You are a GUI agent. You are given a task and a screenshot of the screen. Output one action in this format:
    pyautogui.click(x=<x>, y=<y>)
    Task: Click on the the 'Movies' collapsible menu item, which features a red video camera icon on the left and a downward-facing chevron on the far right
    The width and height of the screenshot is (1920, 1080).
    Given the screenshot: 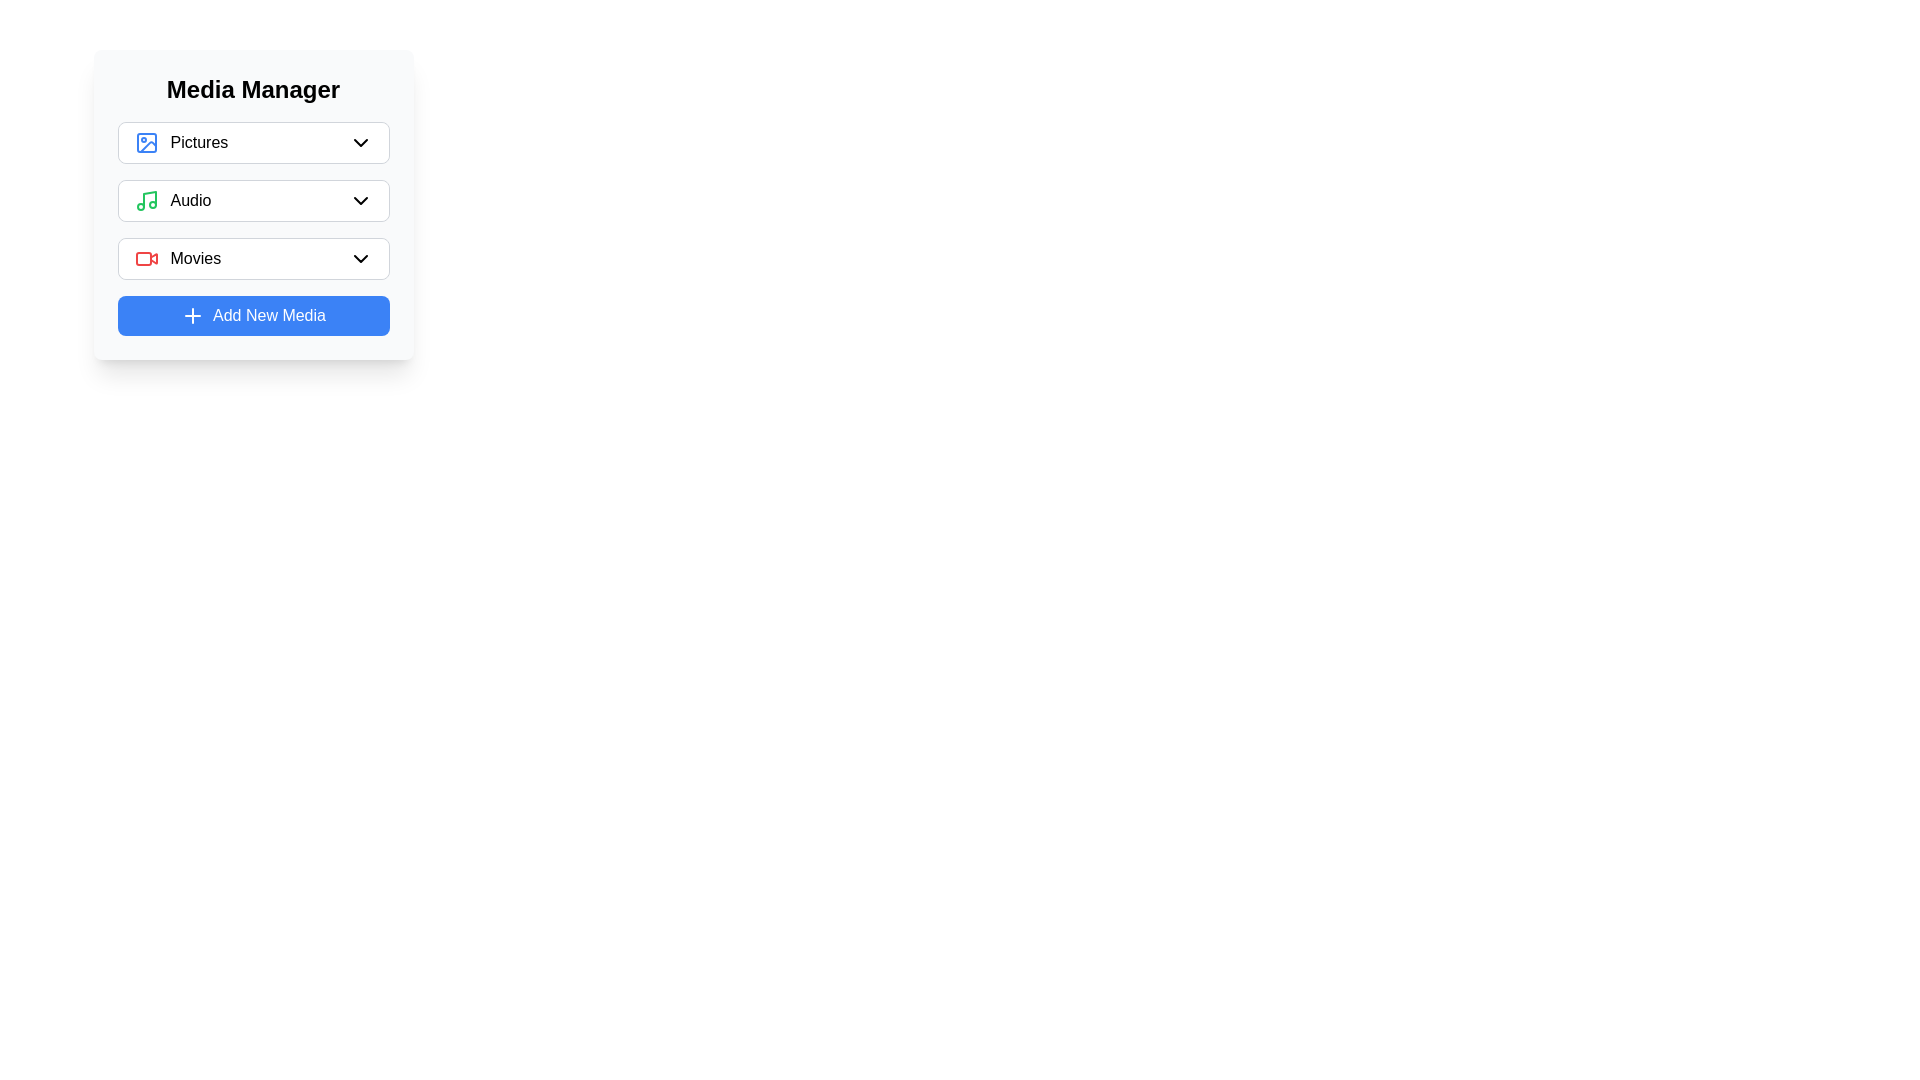 What is the action you would take?
    pyautogui.click(x=252, y=257)
    